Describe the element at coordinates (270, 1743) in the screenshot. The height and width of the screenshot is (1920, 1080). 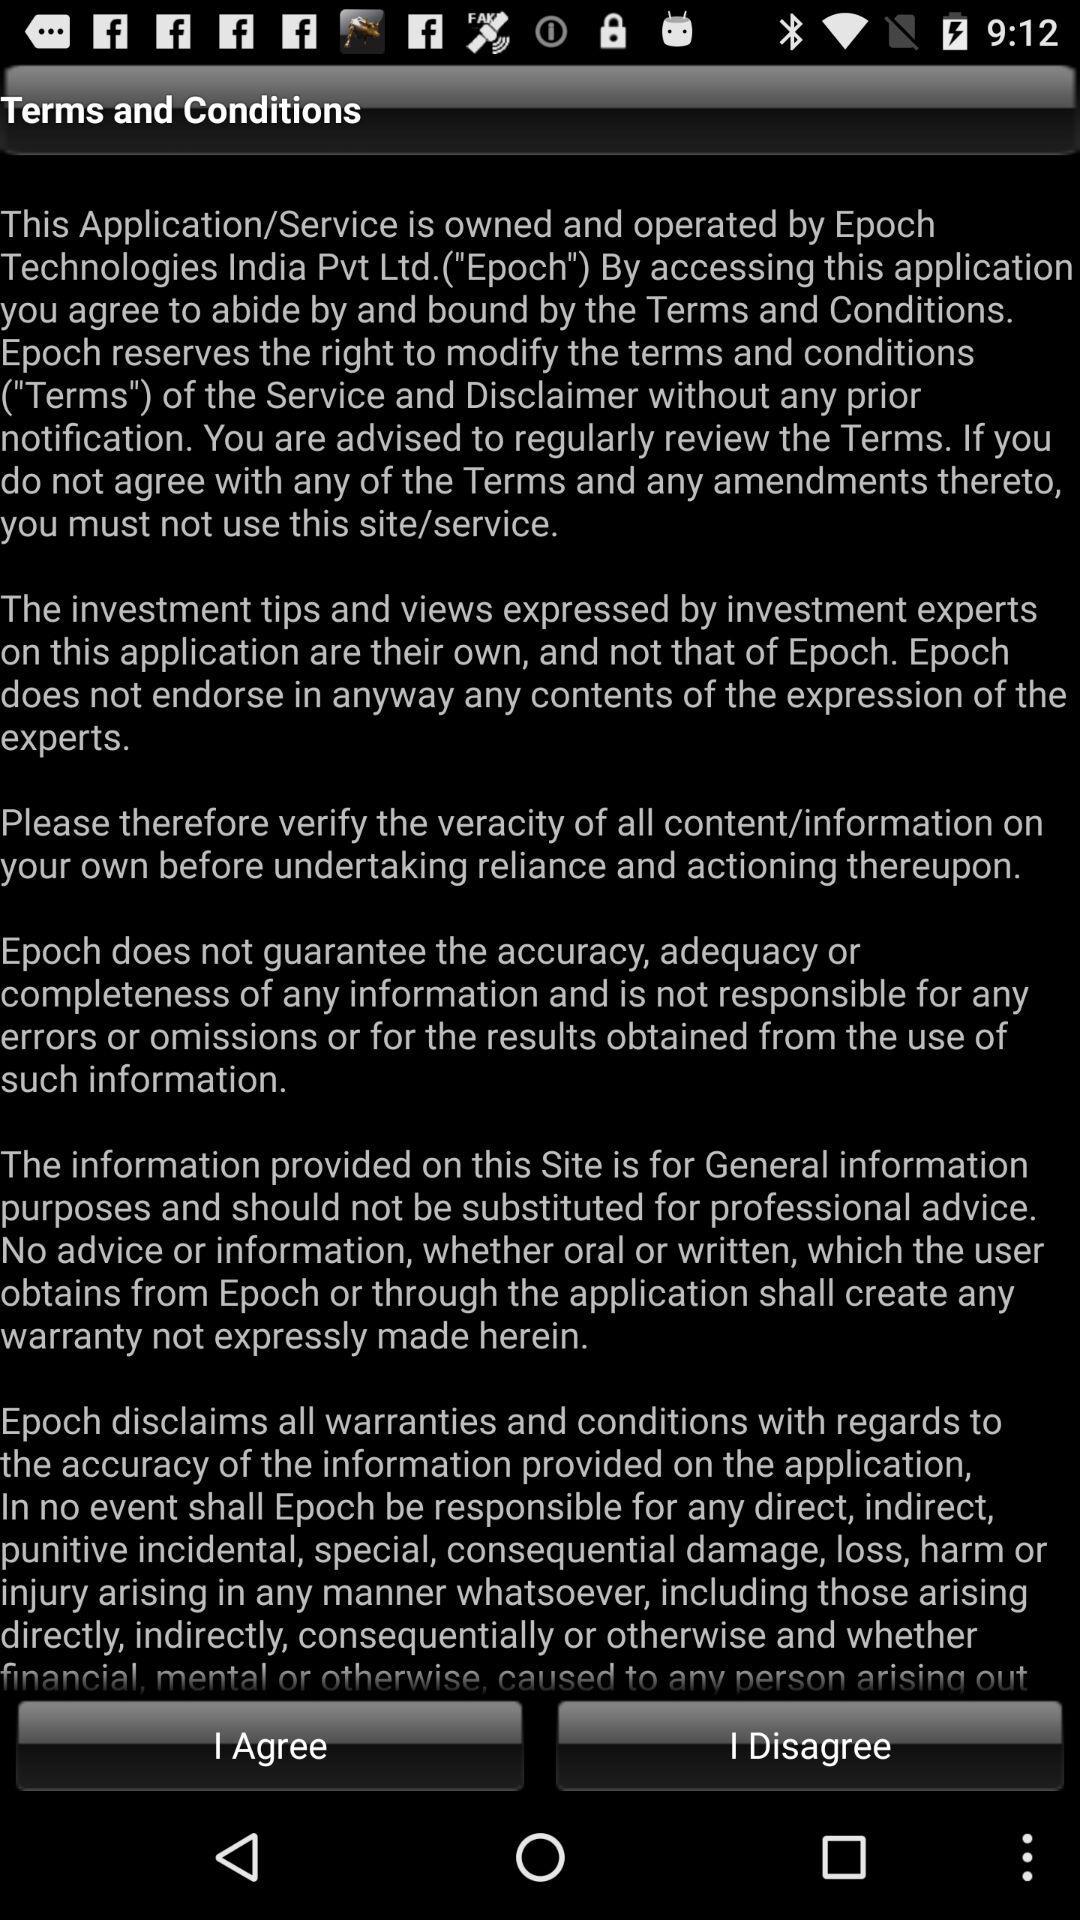
I see `button next to the  i disagree` at that location.